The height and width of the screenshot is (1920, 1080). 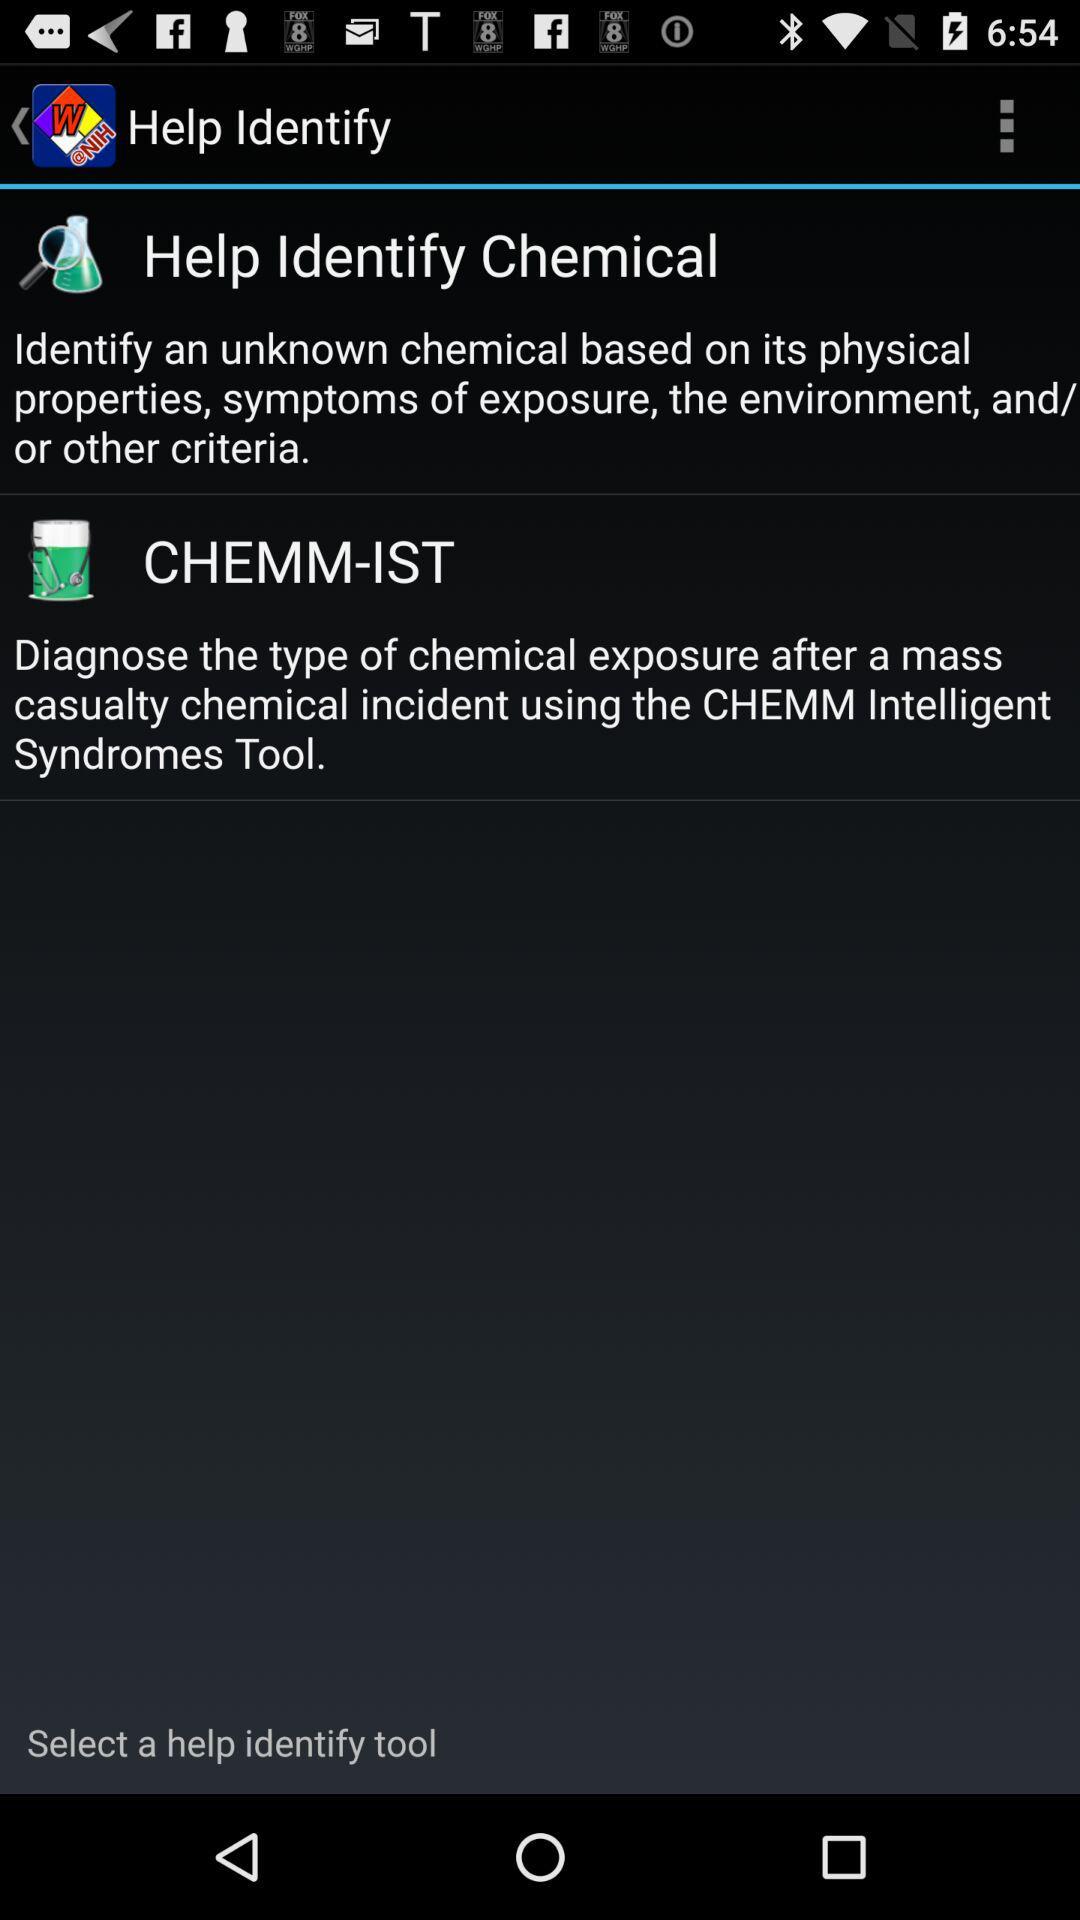 What do you see at coordinates (546, 396) in the screenshot?
I see `the identify an unknown` at bounding box center [546, 396].